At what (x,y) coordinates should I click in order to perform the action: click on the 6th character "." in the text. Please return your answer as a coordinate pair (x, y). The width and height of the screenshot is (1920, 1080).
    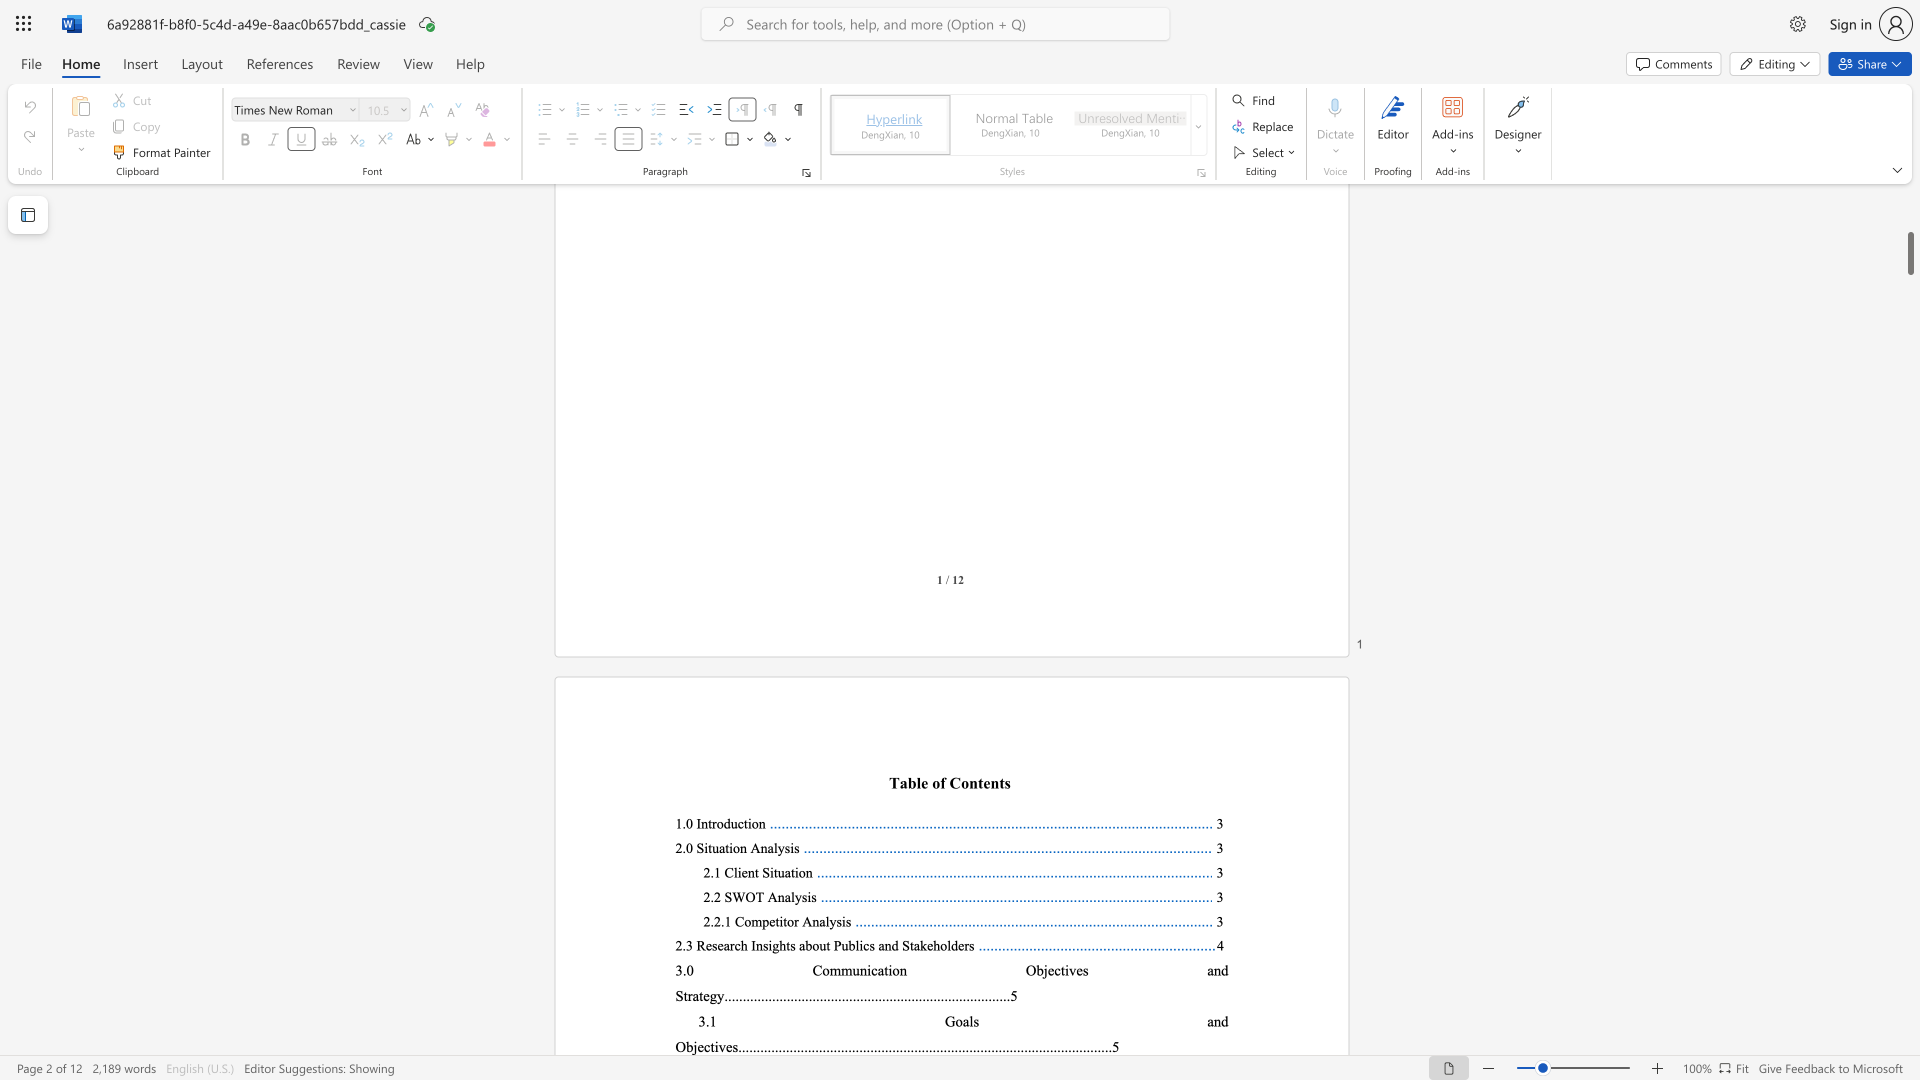
    Looking at the image, I should click on (1043, 1045).